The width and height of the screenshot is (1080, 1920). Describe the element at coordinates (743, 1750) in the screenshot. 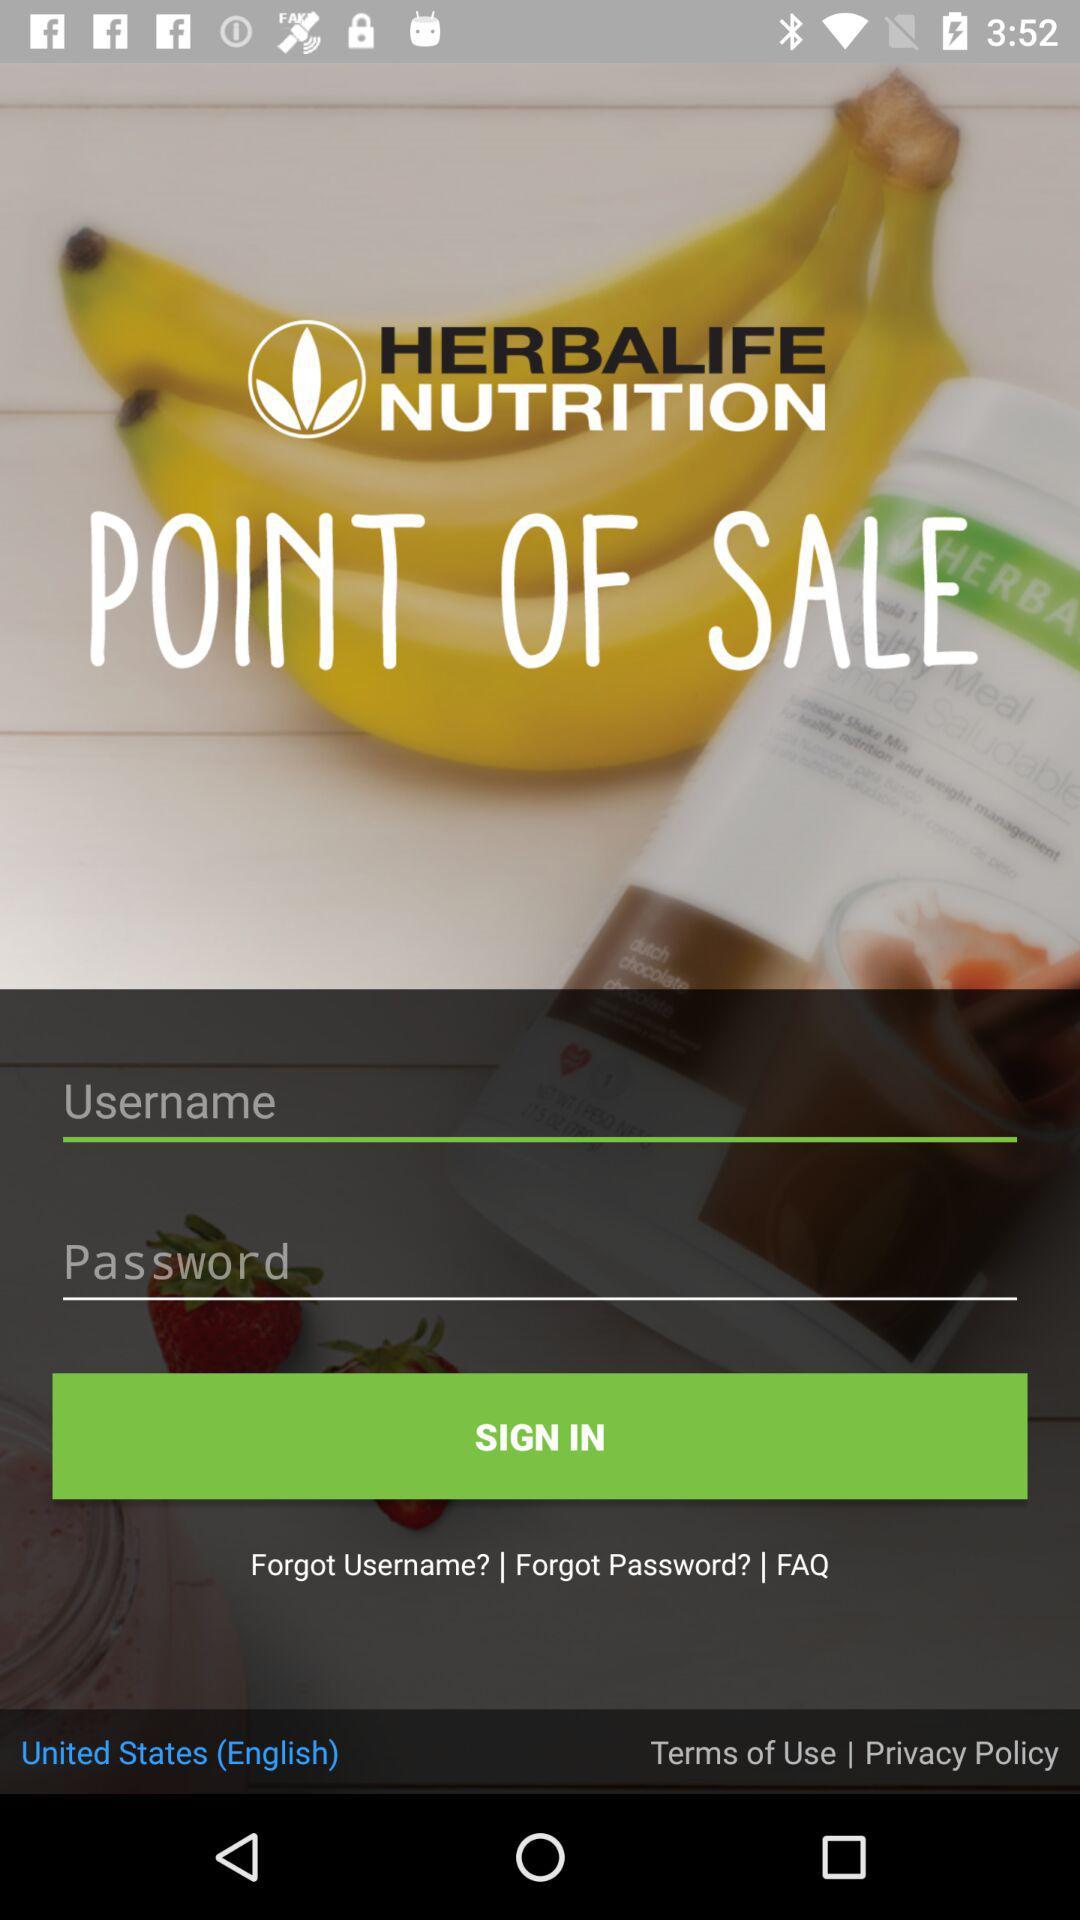

I see `the icon next to | icon` at that location.